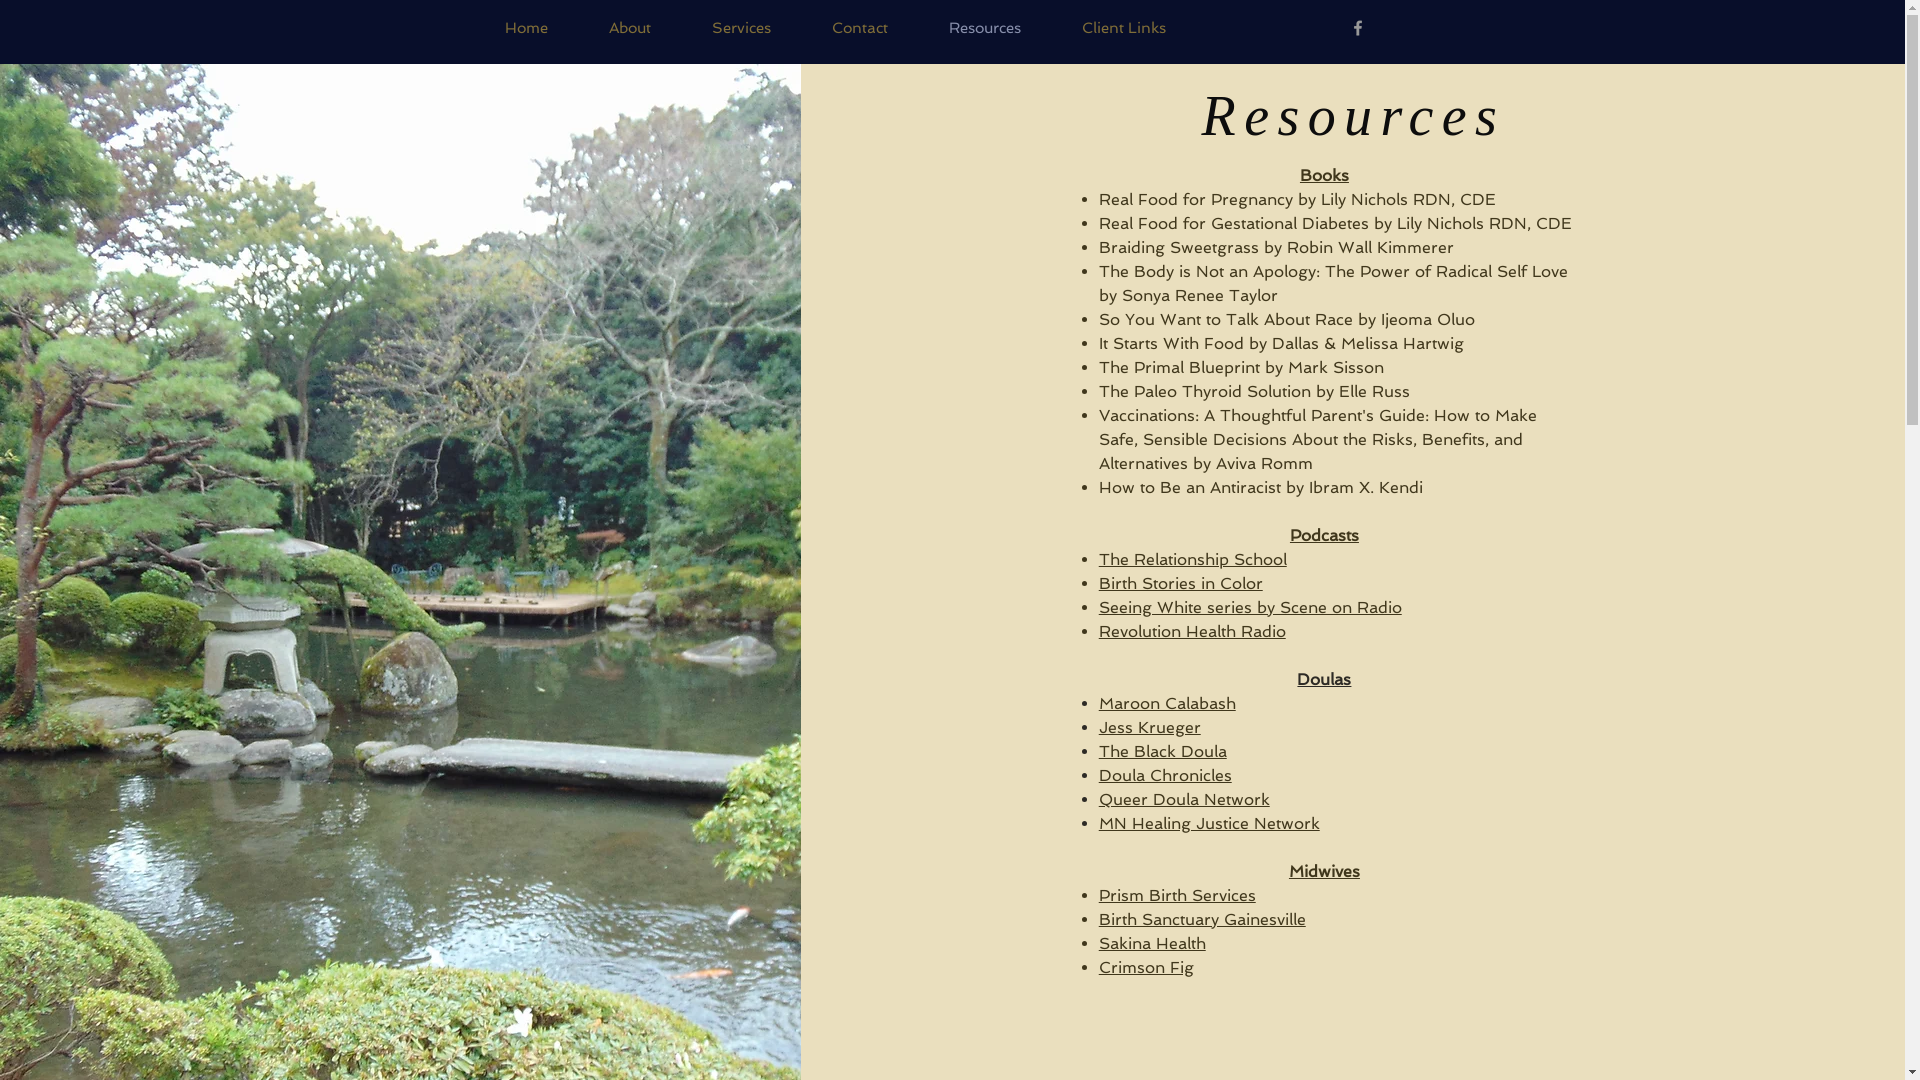 This screenshot has width=1920, height=1080. What do you see at coordinates (526, 27) in the screenshot?
I see `'Home'` at bounding box center [526, 27].